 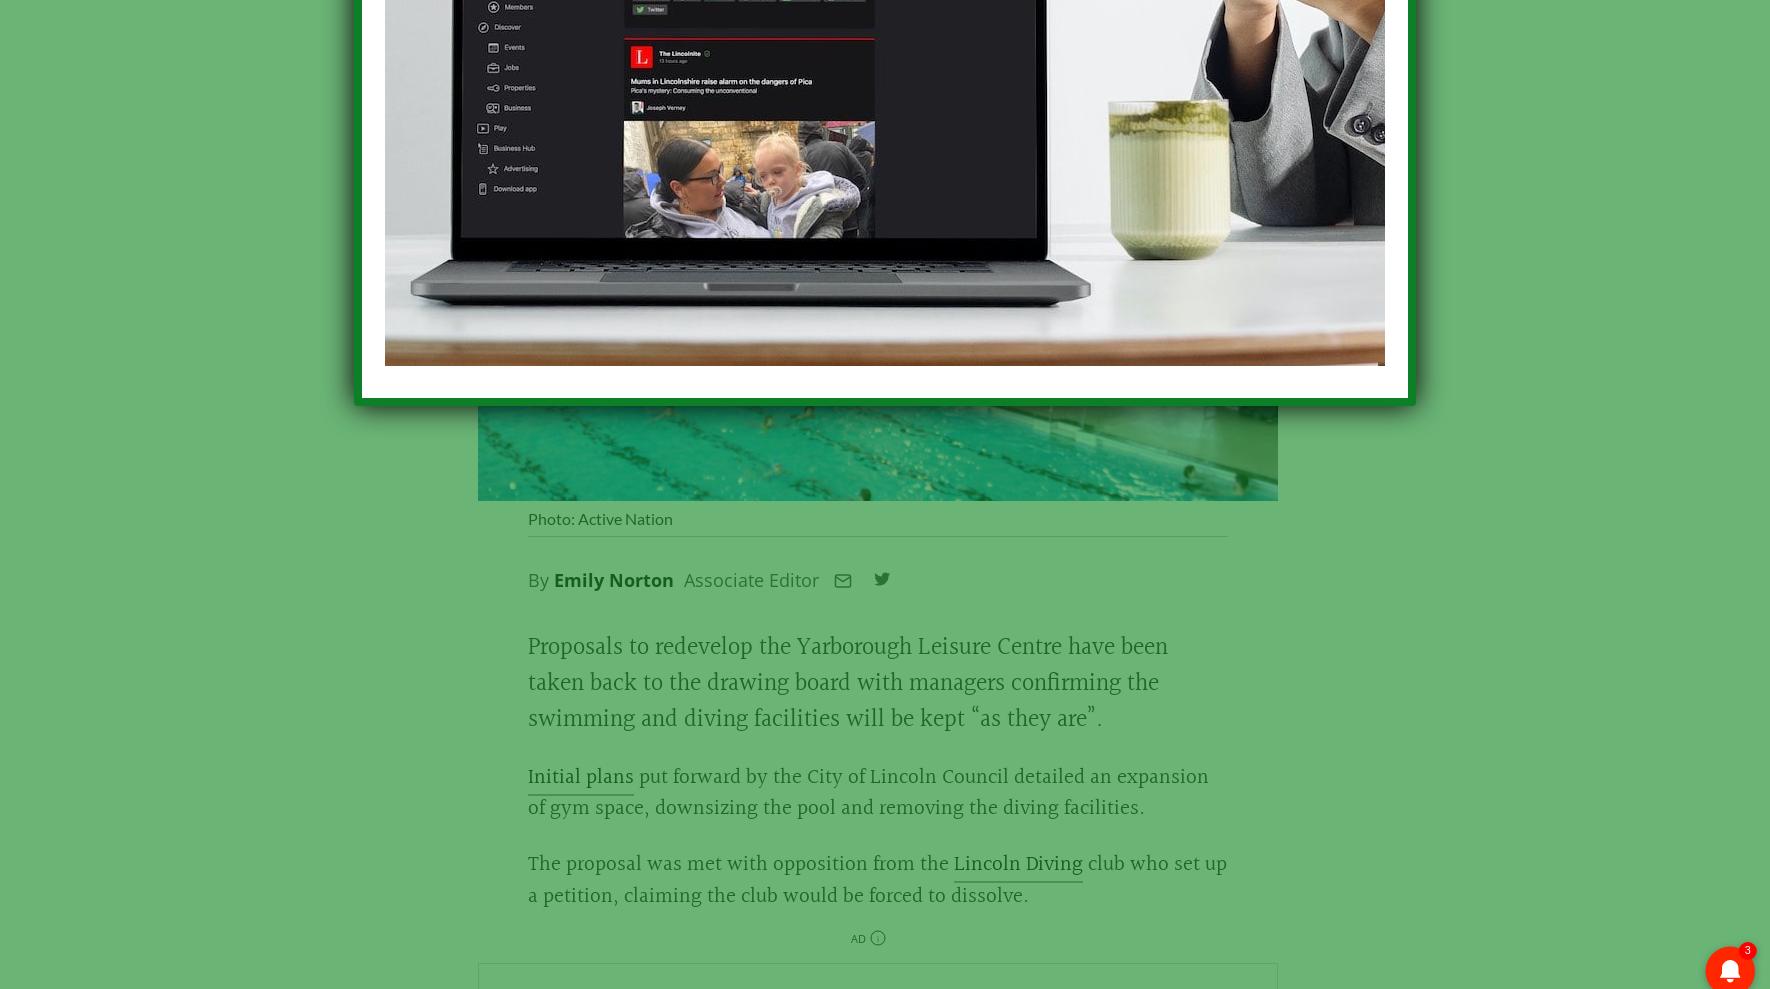 I want to click on 'i', so click(x=877, y=949).